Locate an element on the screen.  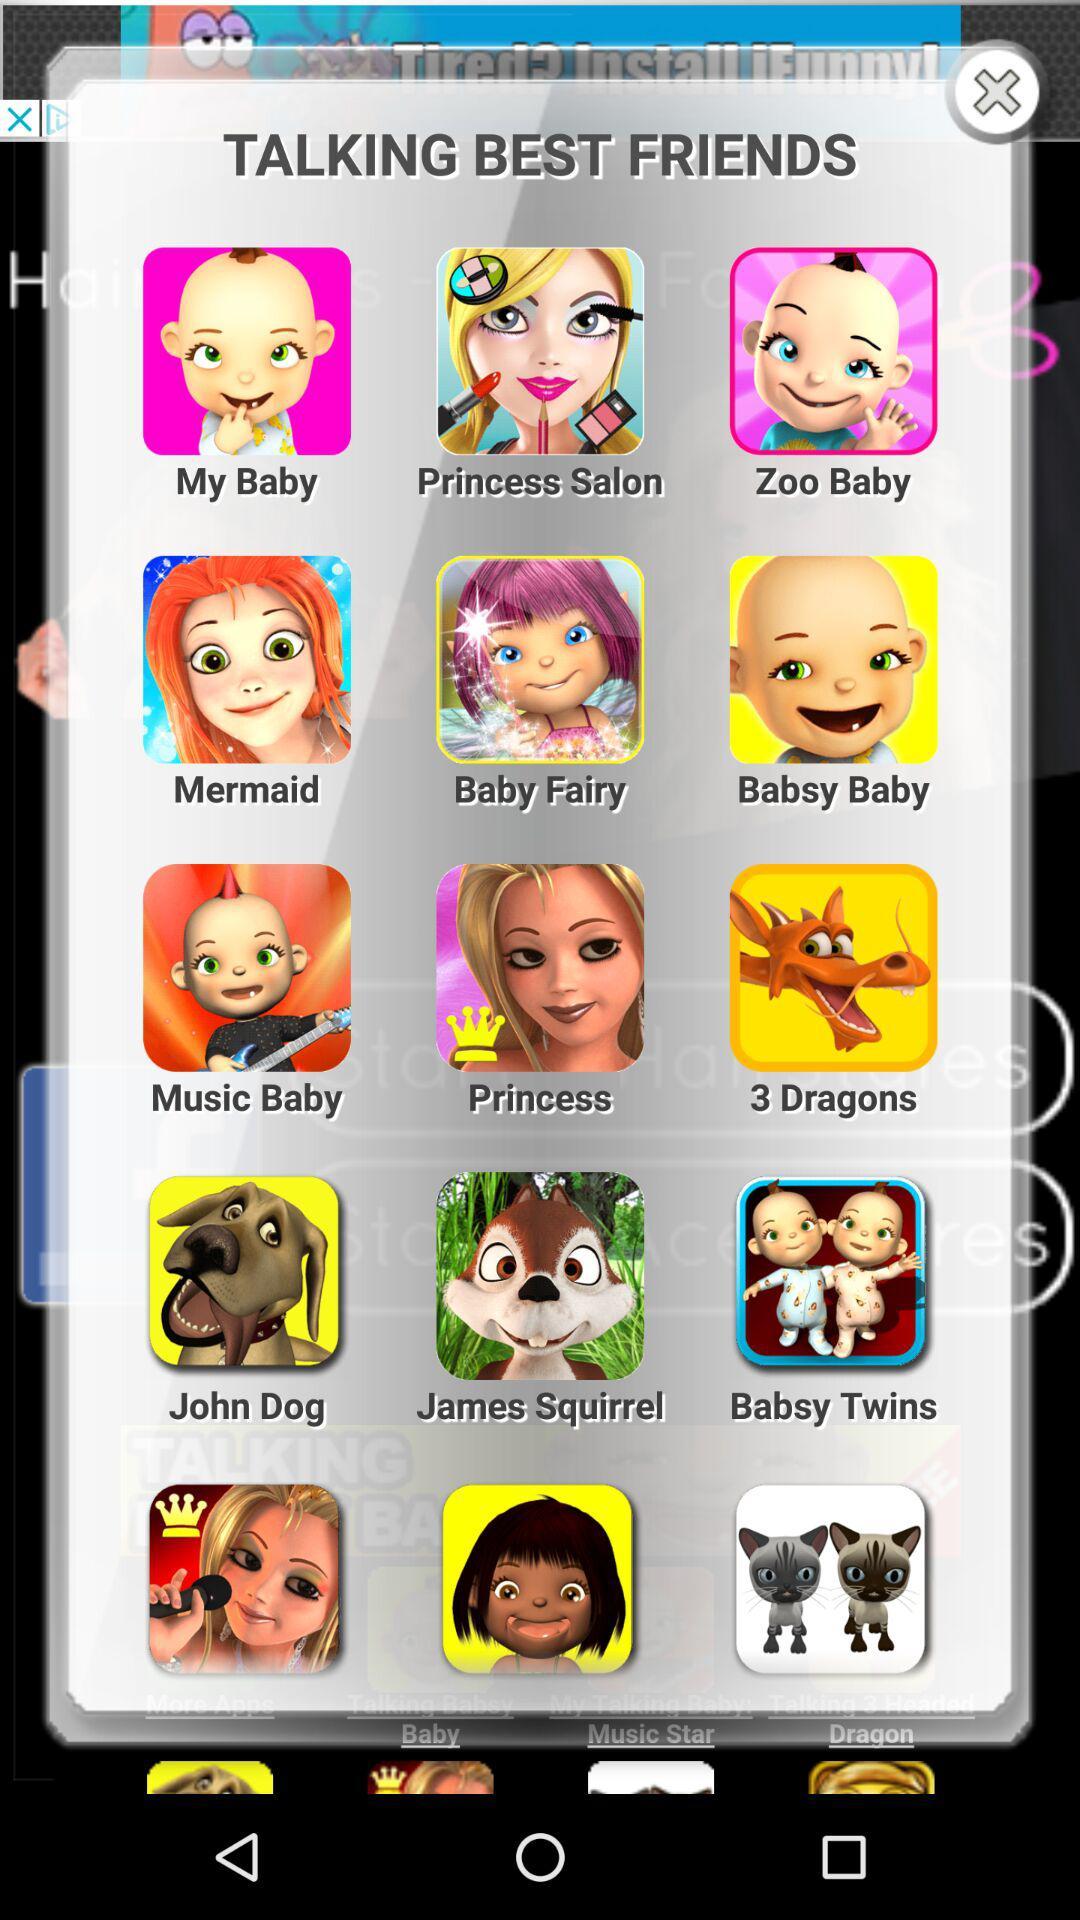
the close icon is located at coordinates (1001, 100).